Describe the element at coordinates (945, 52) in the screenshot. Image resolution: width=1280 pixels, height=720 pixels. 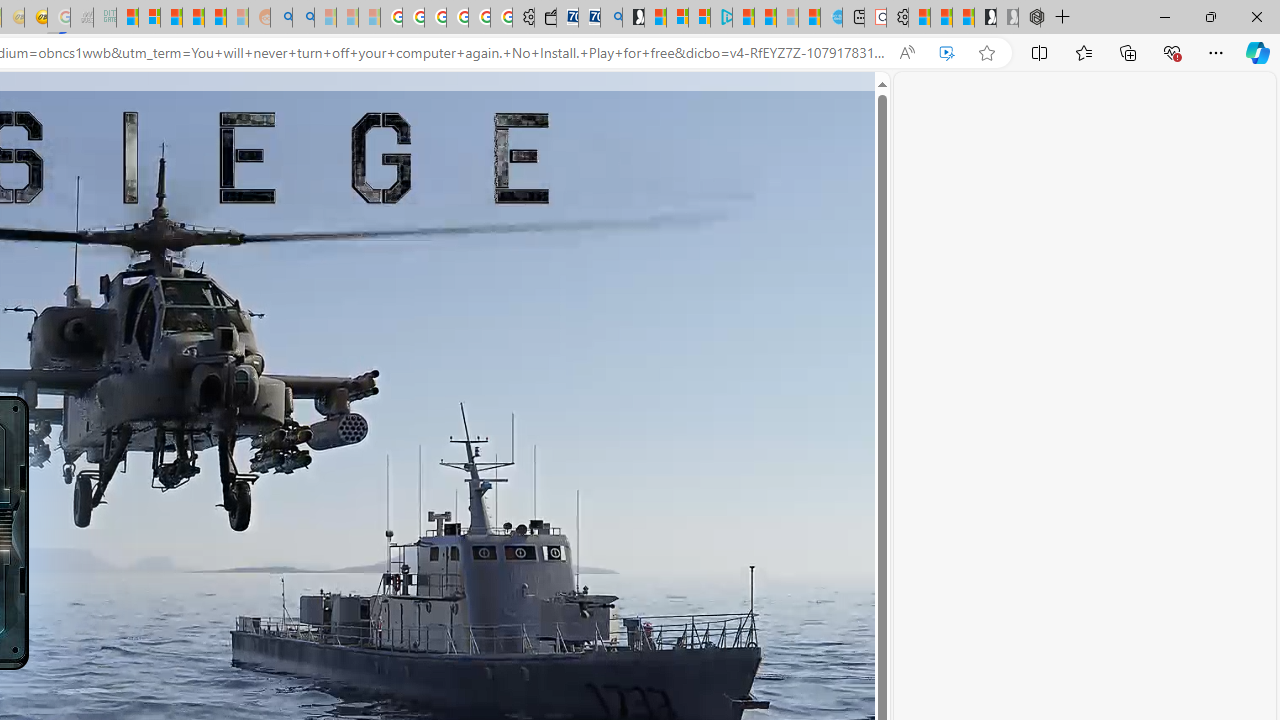
I see `'Enhance video'` at that location.